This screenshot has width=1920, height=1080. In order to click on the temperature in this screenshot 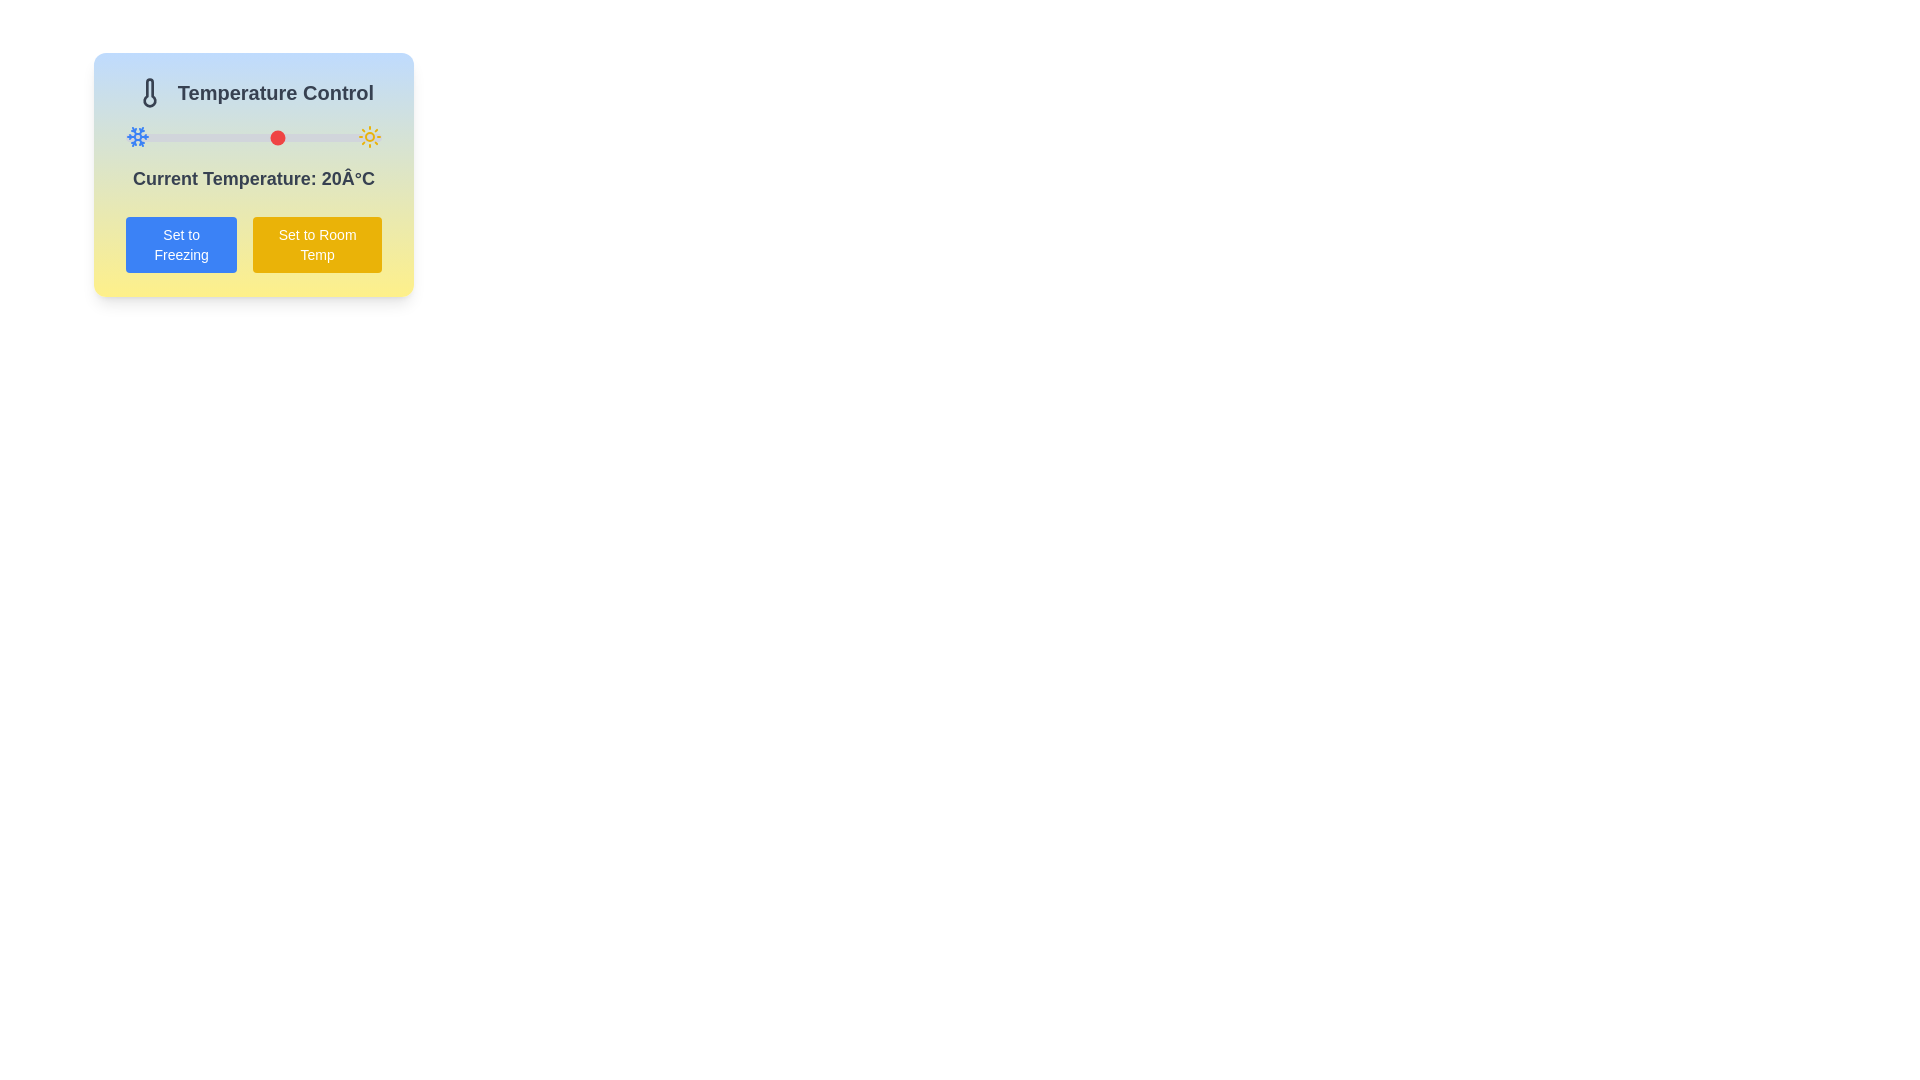, I will do `click(314, 137)`.